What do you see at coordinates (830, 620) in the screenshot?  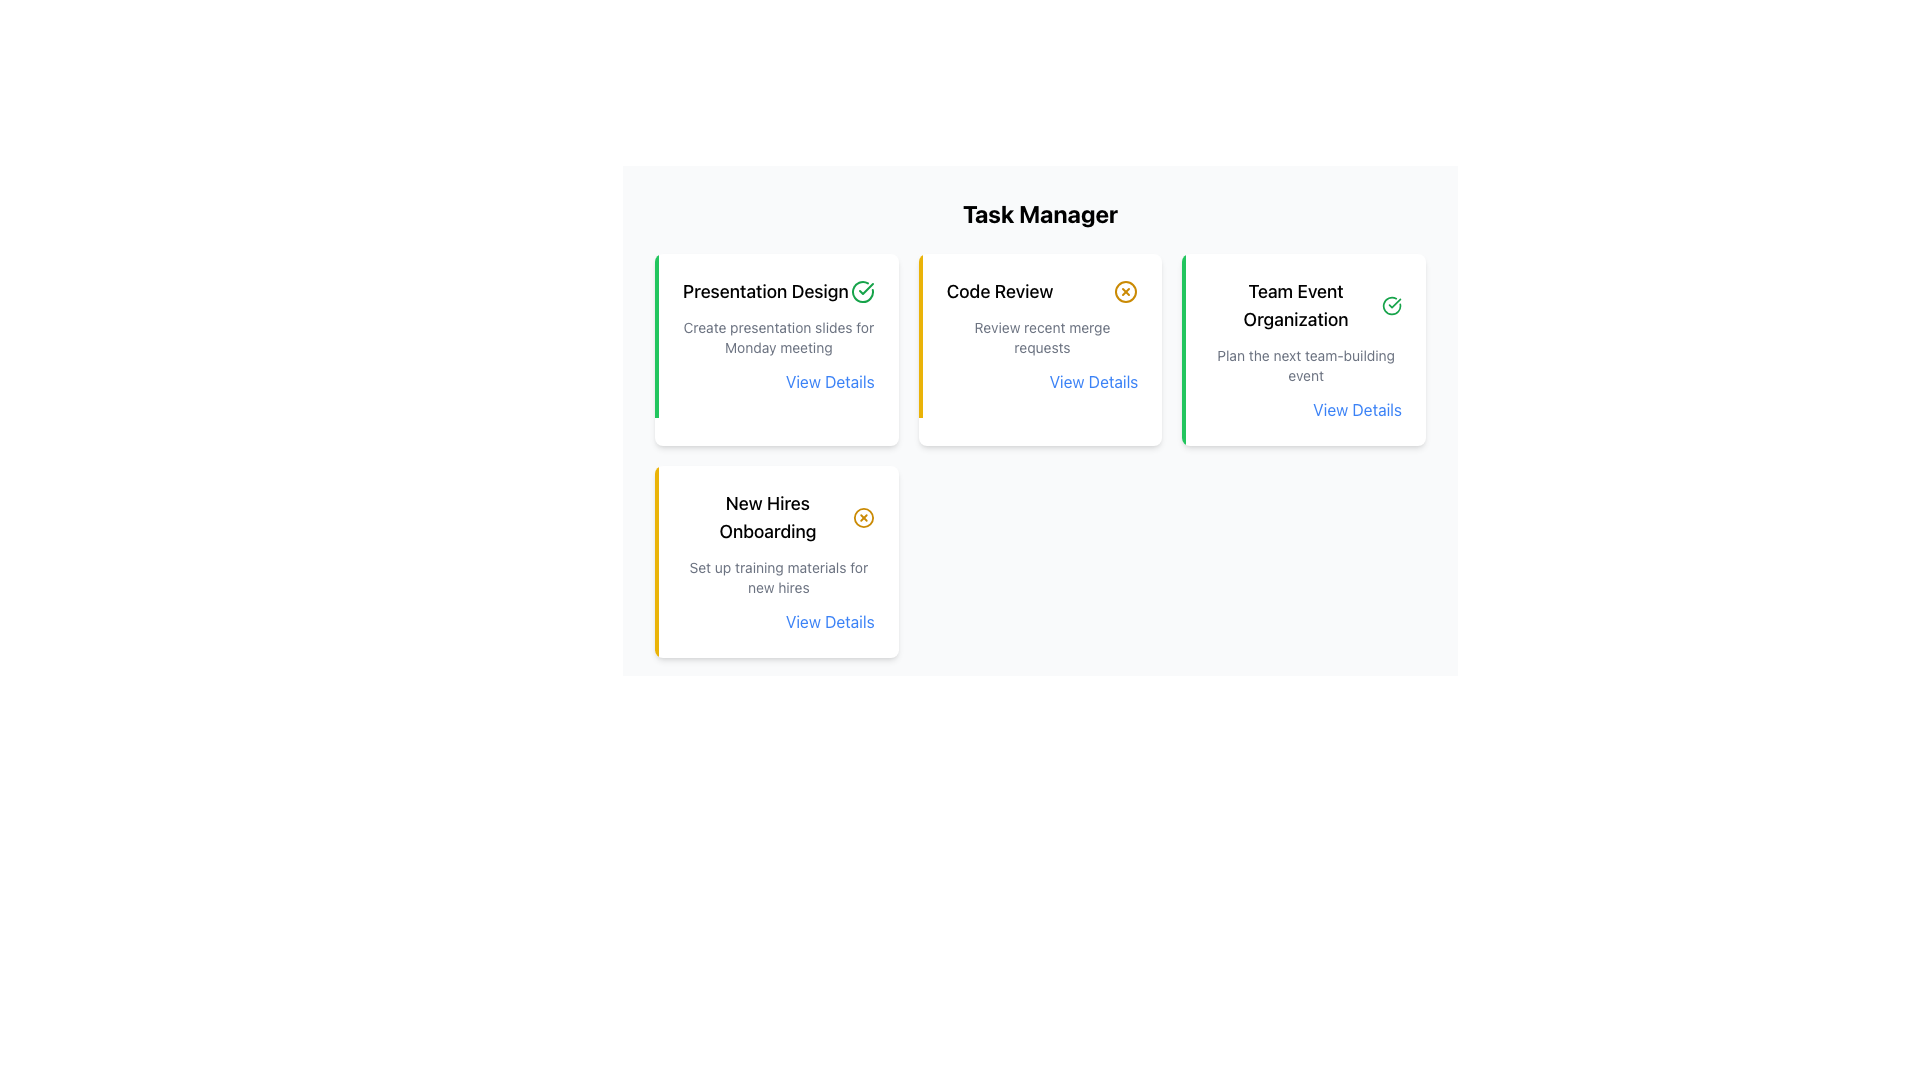 I see `the 'View Details' hyperlink located in the footer of the 'New Hires Onboarding' card` at bounding box center [830, 620].